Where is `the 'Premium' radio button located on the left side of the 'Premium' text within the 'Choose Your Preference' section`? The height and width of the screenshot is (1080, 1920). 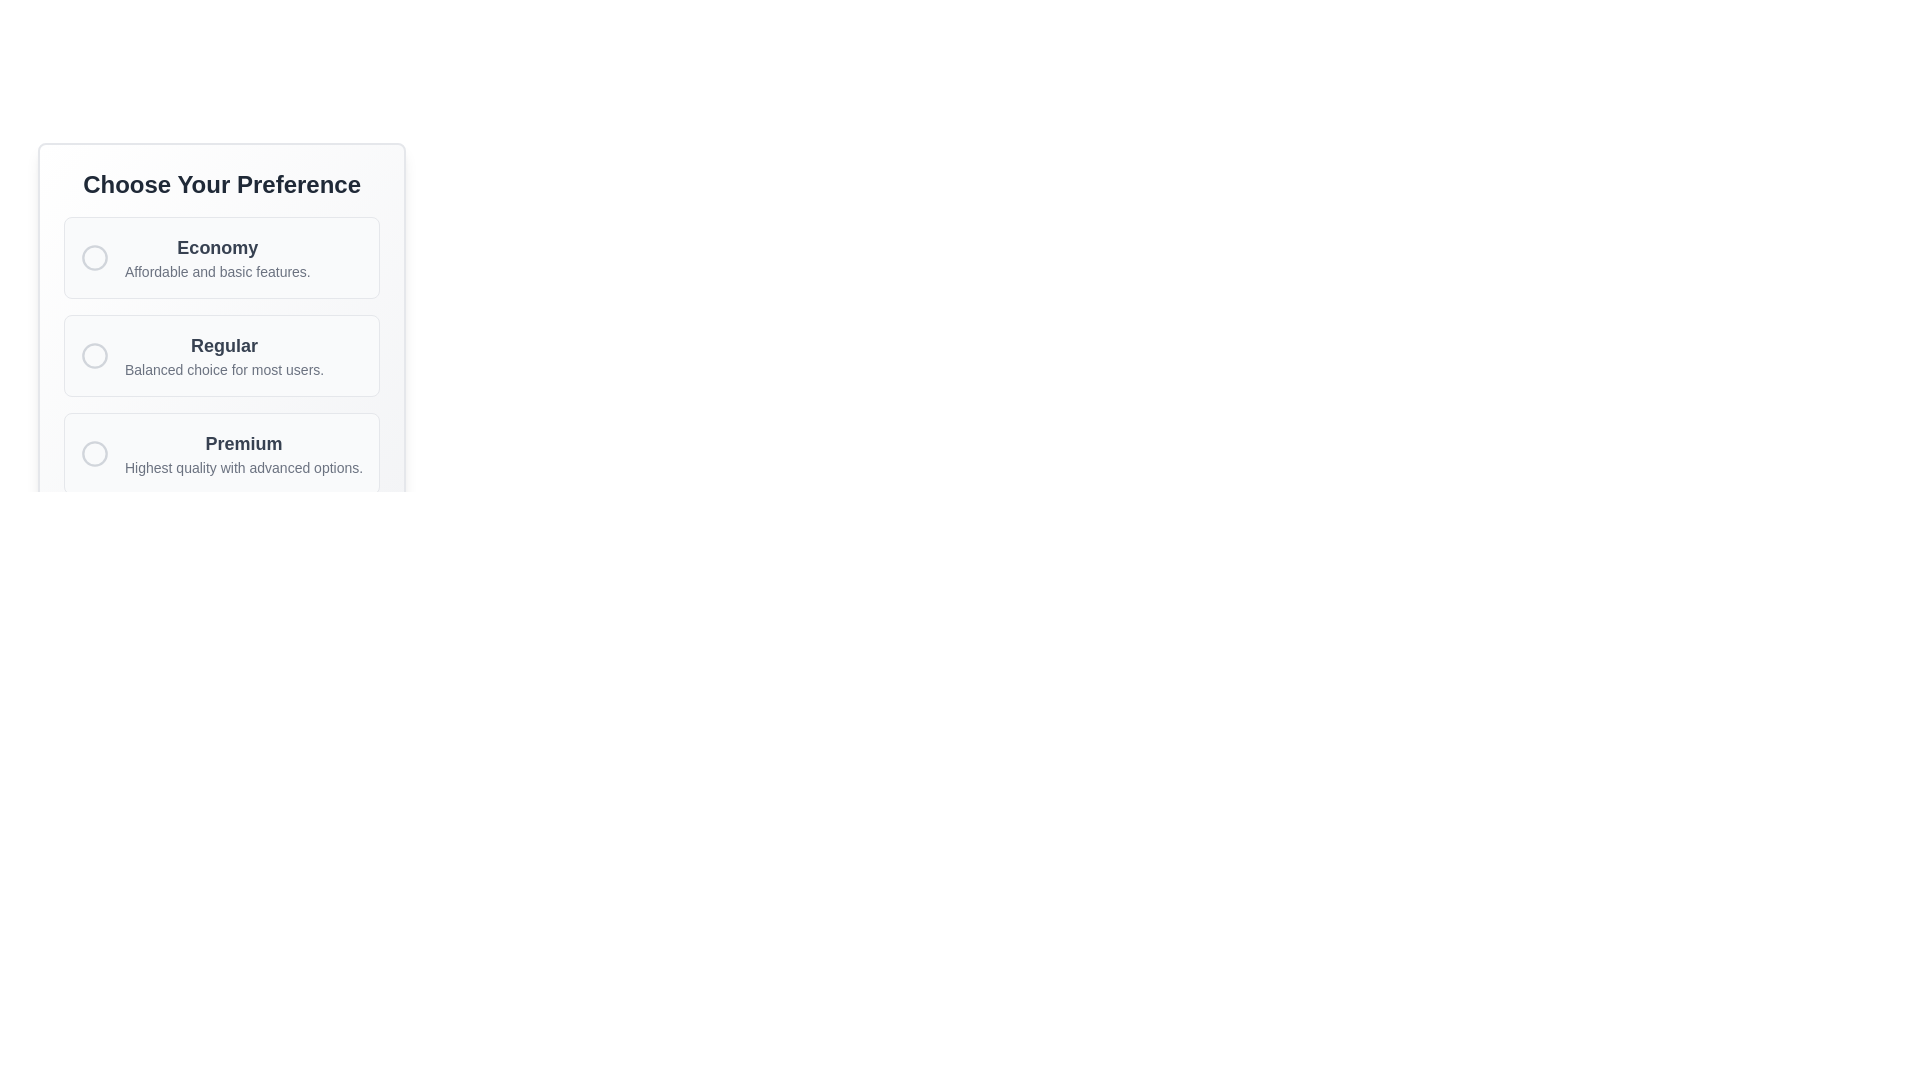 the 'Premium' radio button located on the left side of the 'Premium' text within the 'Choose Your Preference' section is located at coordinates (94, 454).